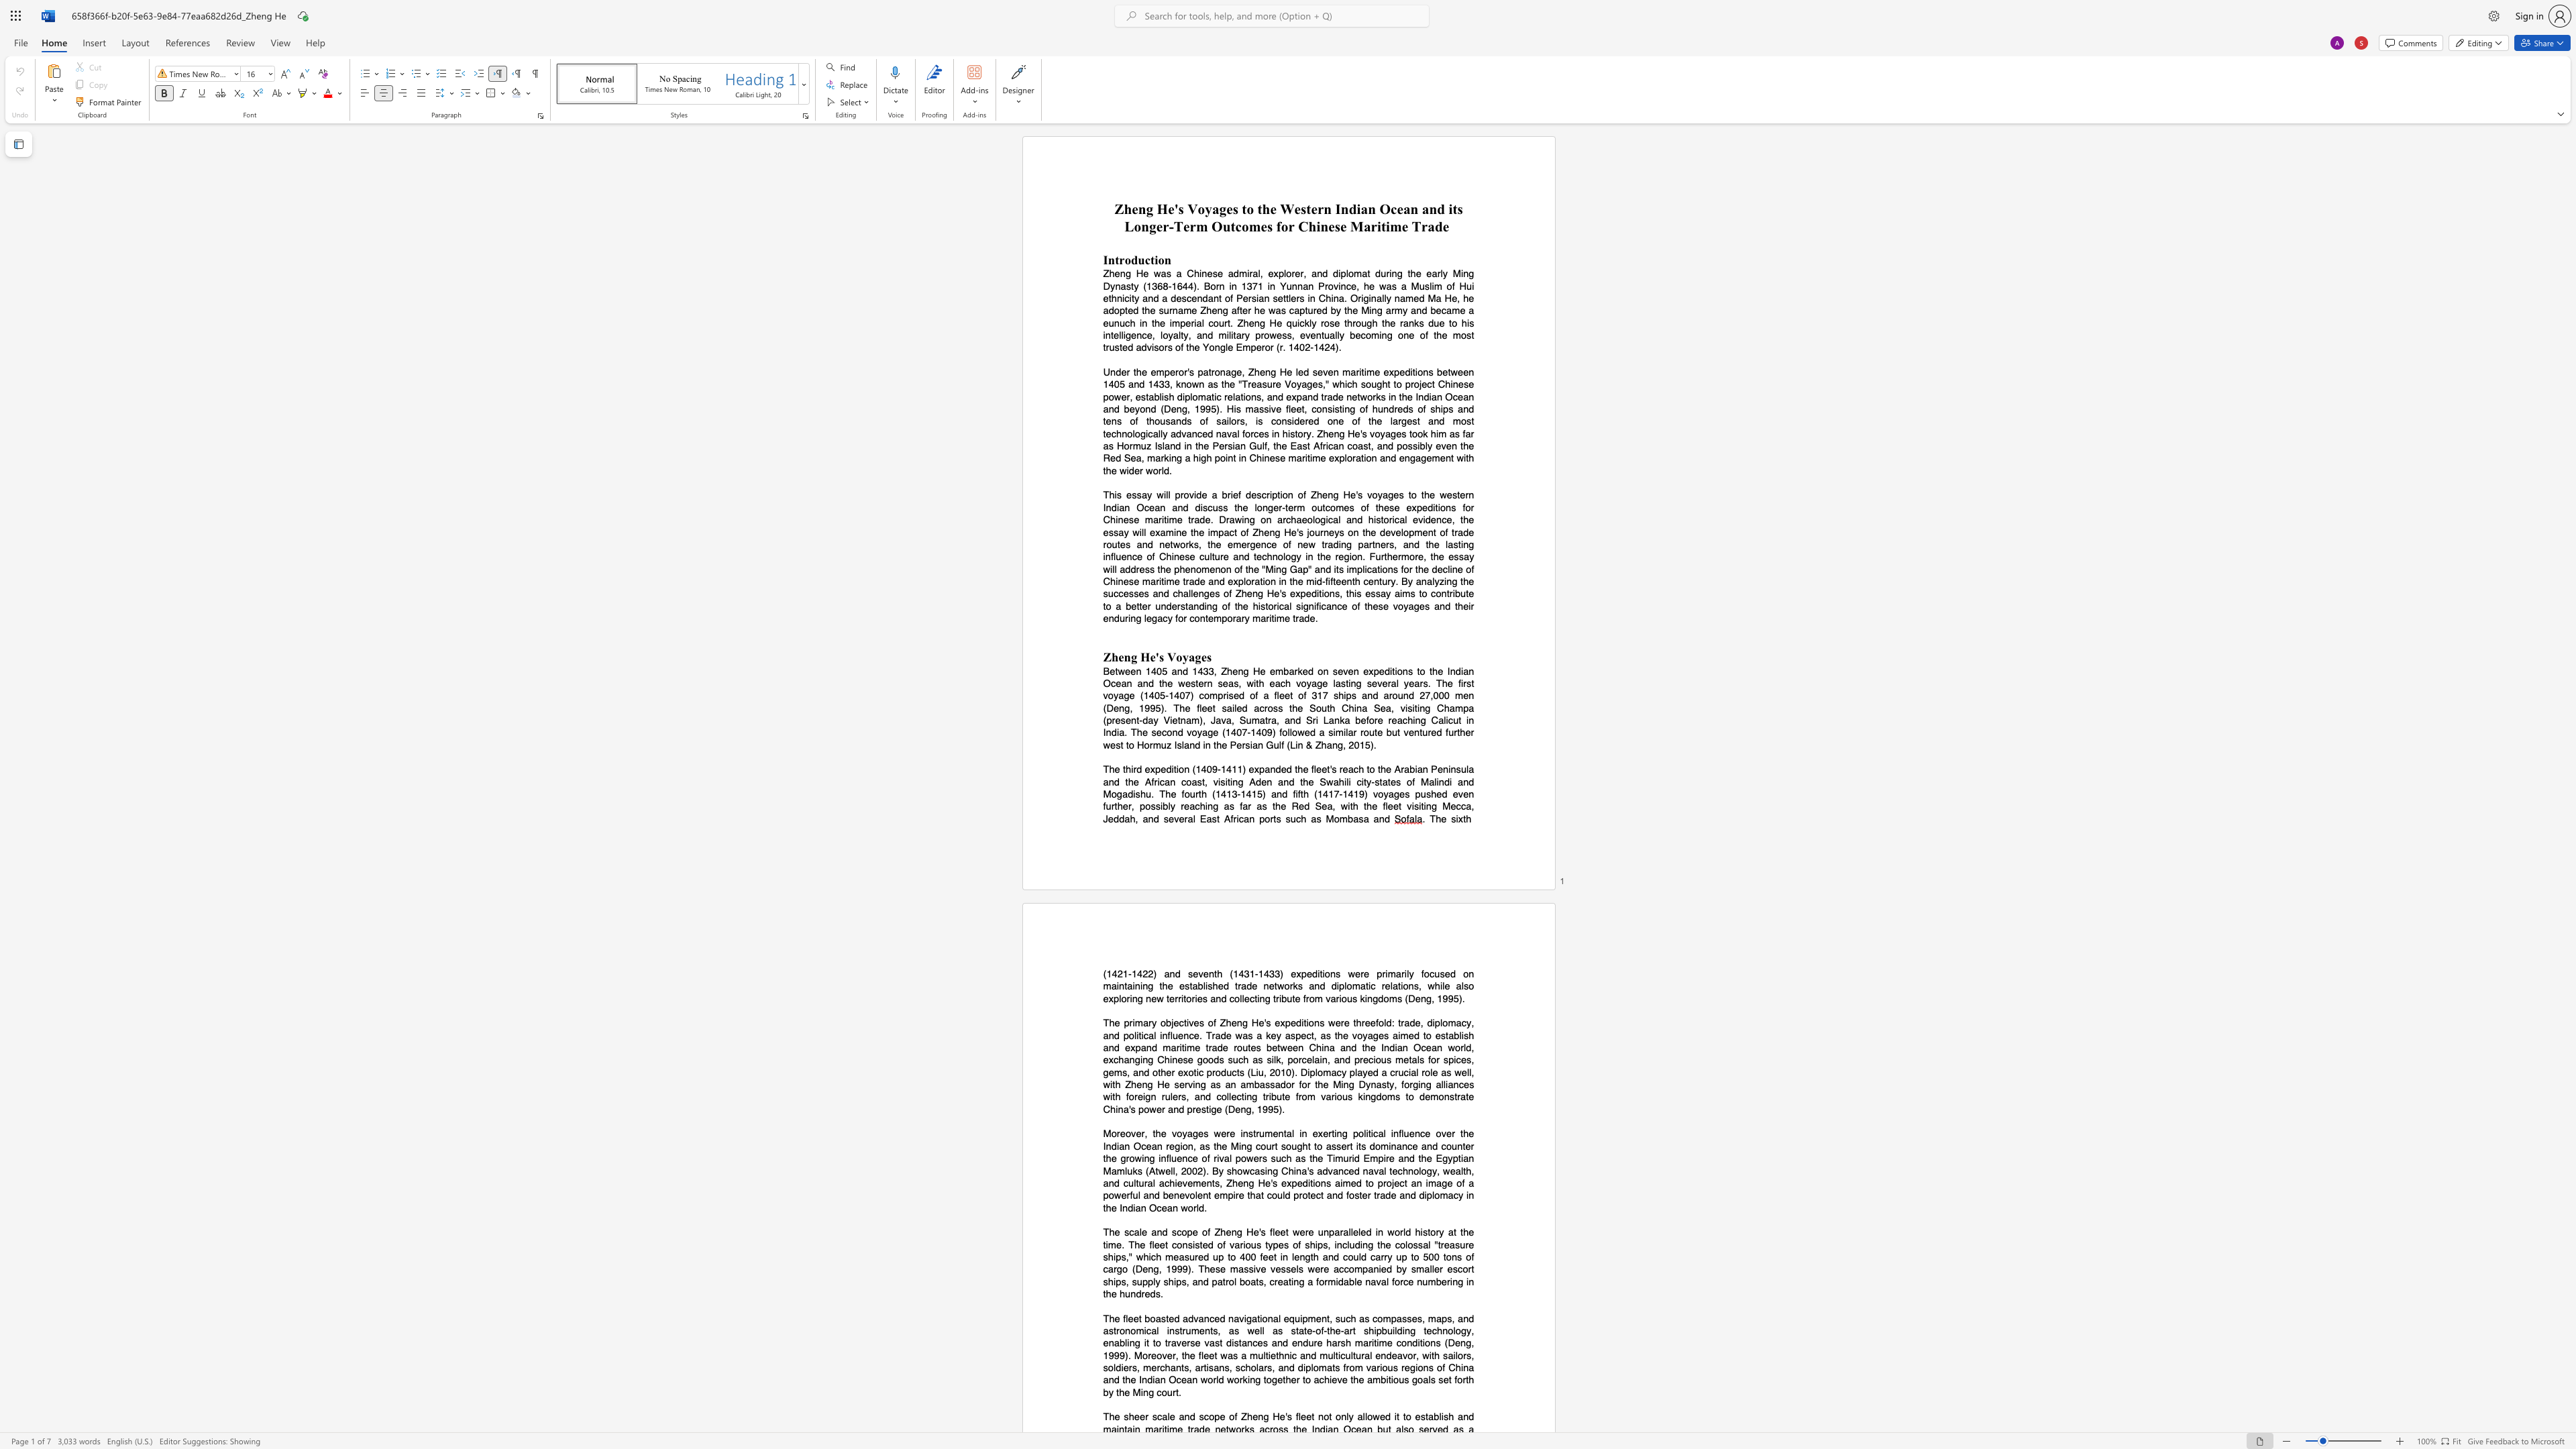 The width and height of the screenshot is (2576, 1449). Describe the element at coordinates (1181, 656) in the screenshot. I see `the subset text "ya" within the text "Zheng He"` at that location.